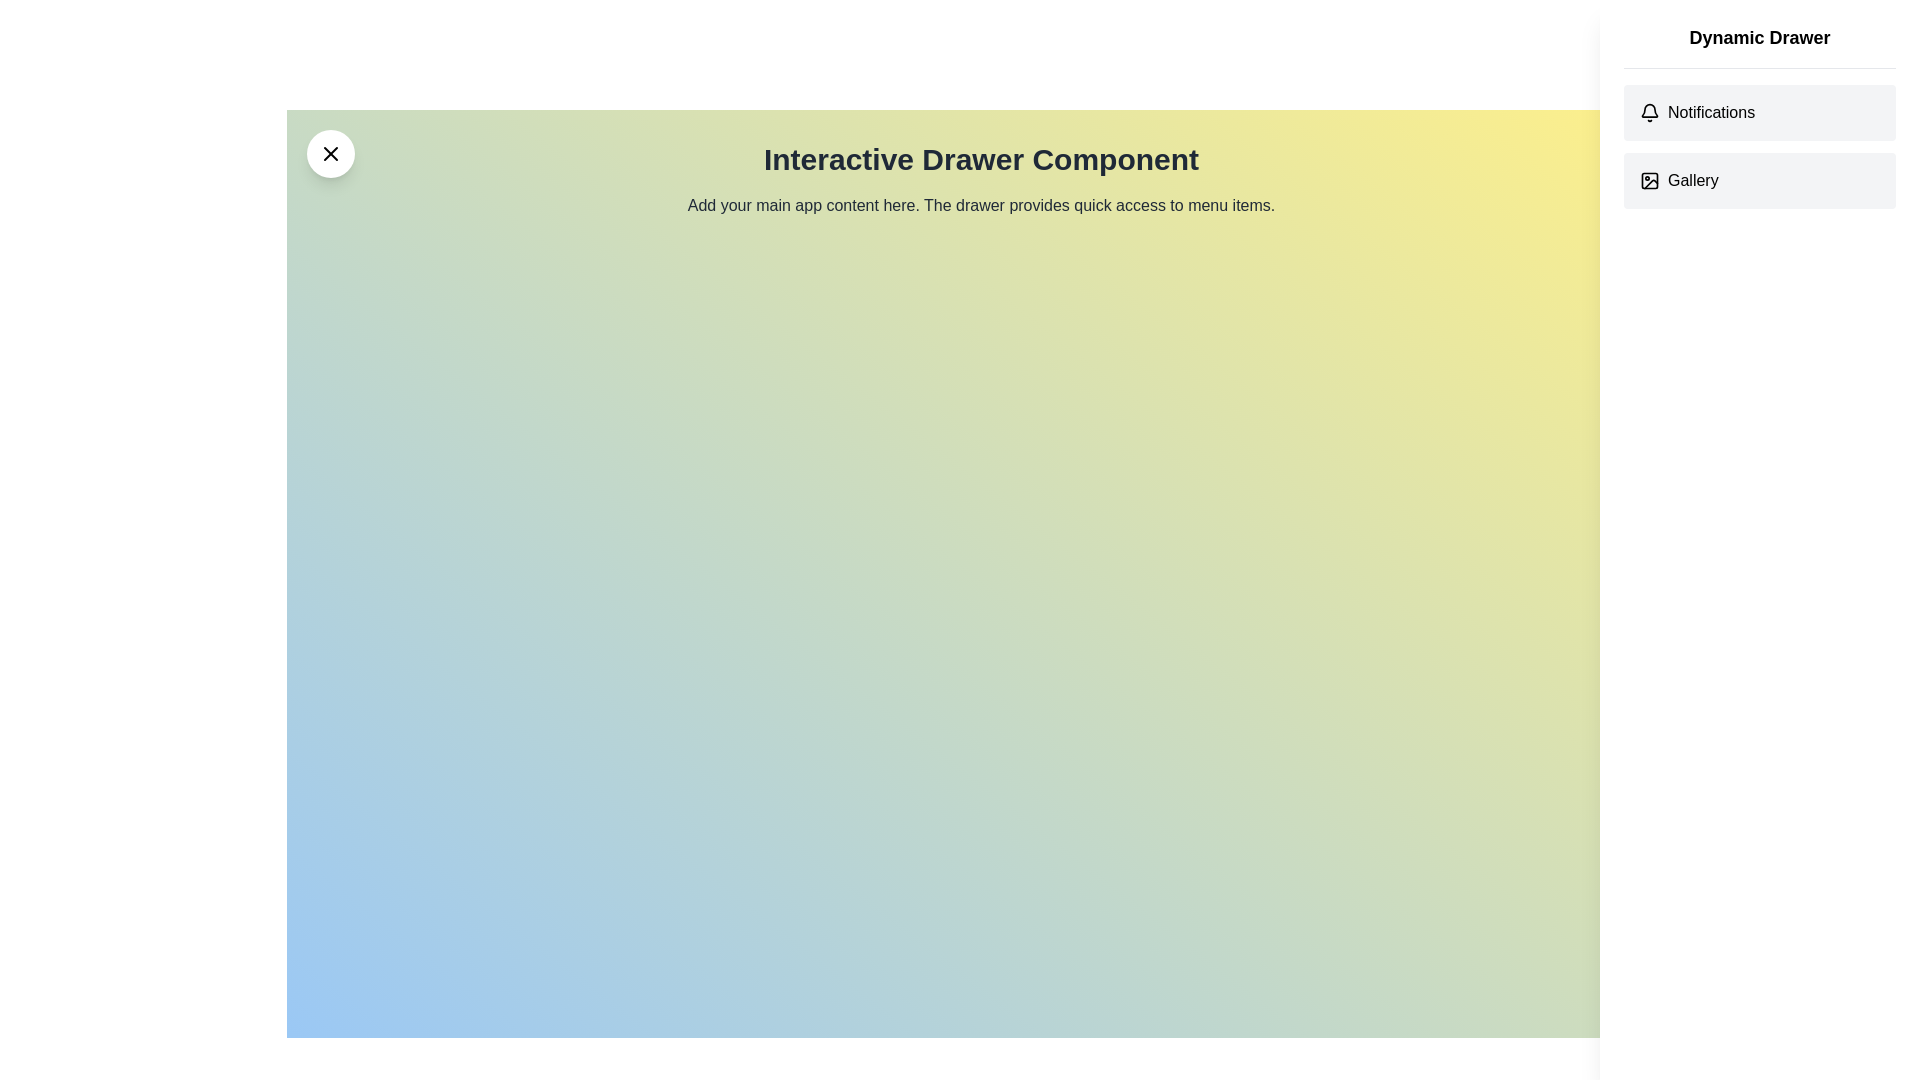  Describe the element at coordinates (1650, 112) in the screenshot. I see `the black outlined bell-shaped notification icon located to the left of the 'Notifications' label in the 'Dynamic Drawer' panel` at that location.